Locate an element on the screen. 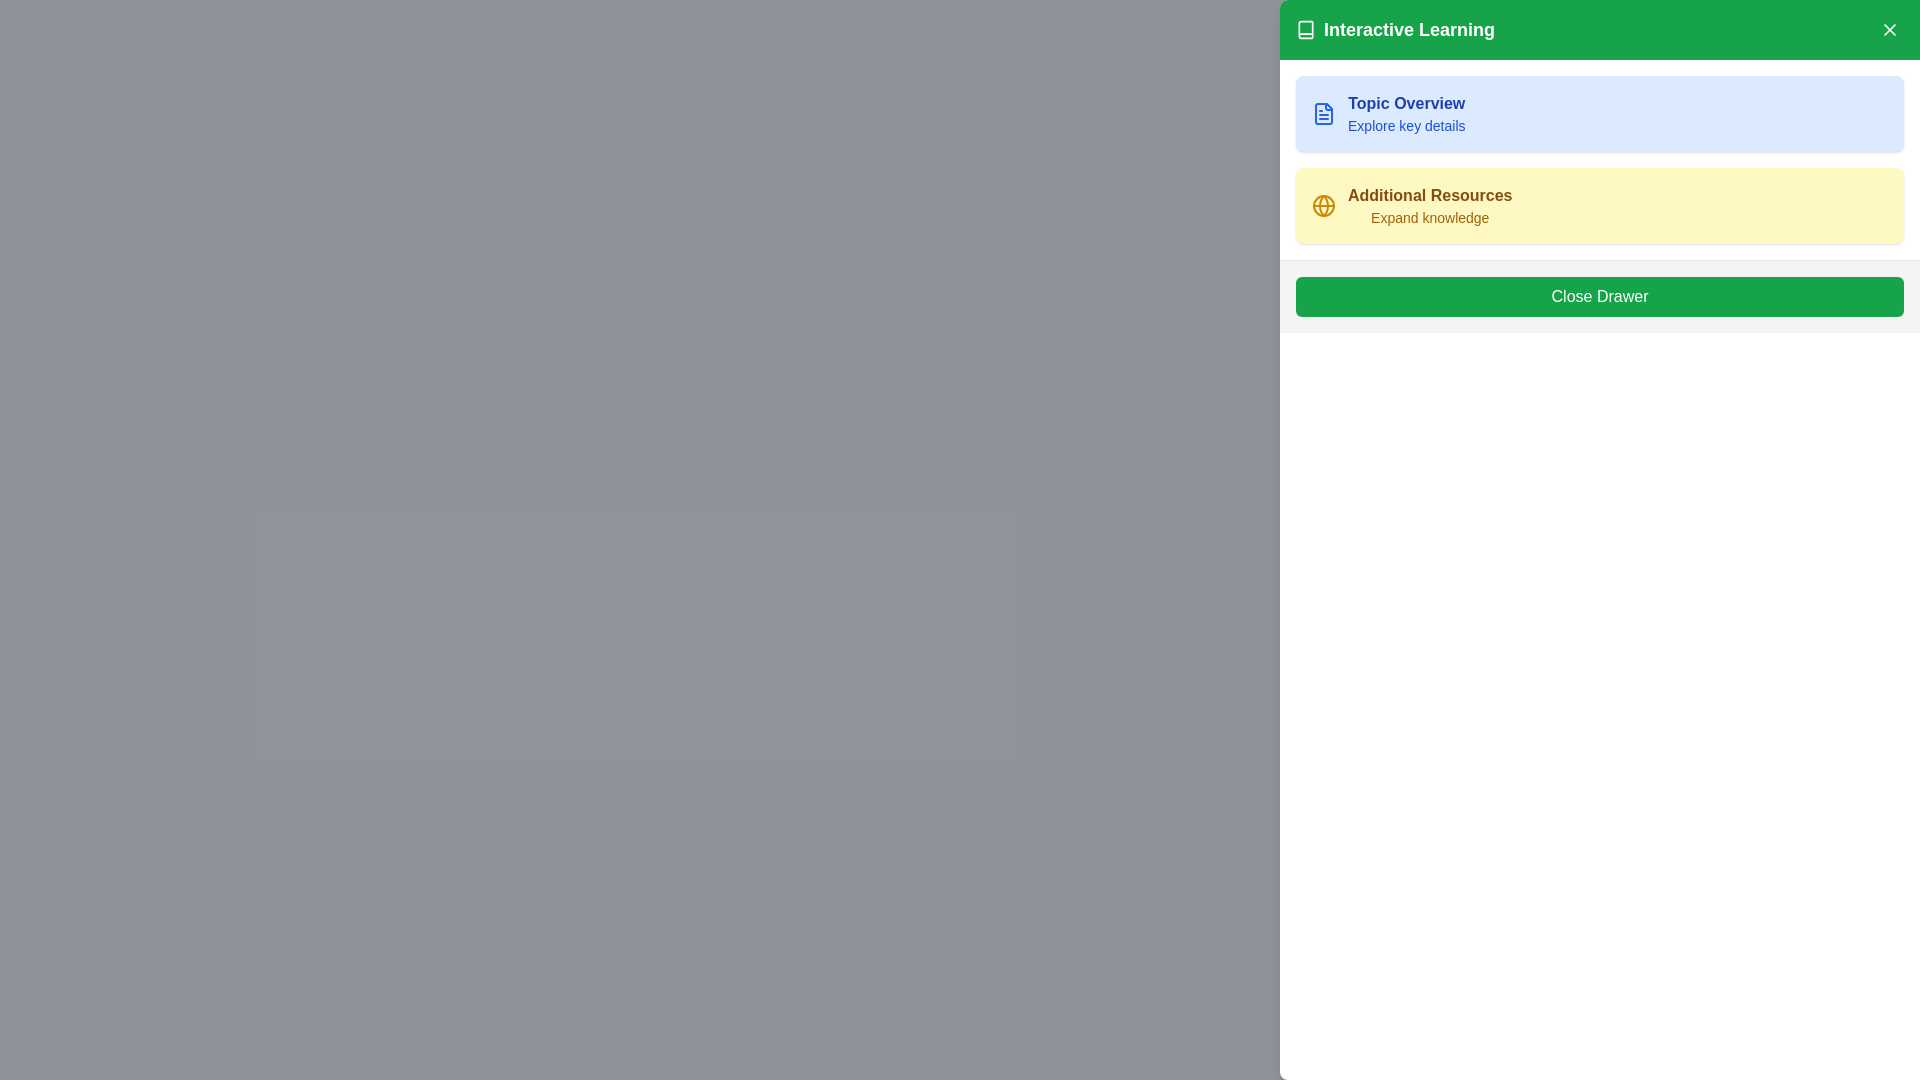 Image resolution: width=1920 pixels, height=1080 pixels. the close icon button located in the top-right corner of the green header bar is located at coordinates (1889, 30).